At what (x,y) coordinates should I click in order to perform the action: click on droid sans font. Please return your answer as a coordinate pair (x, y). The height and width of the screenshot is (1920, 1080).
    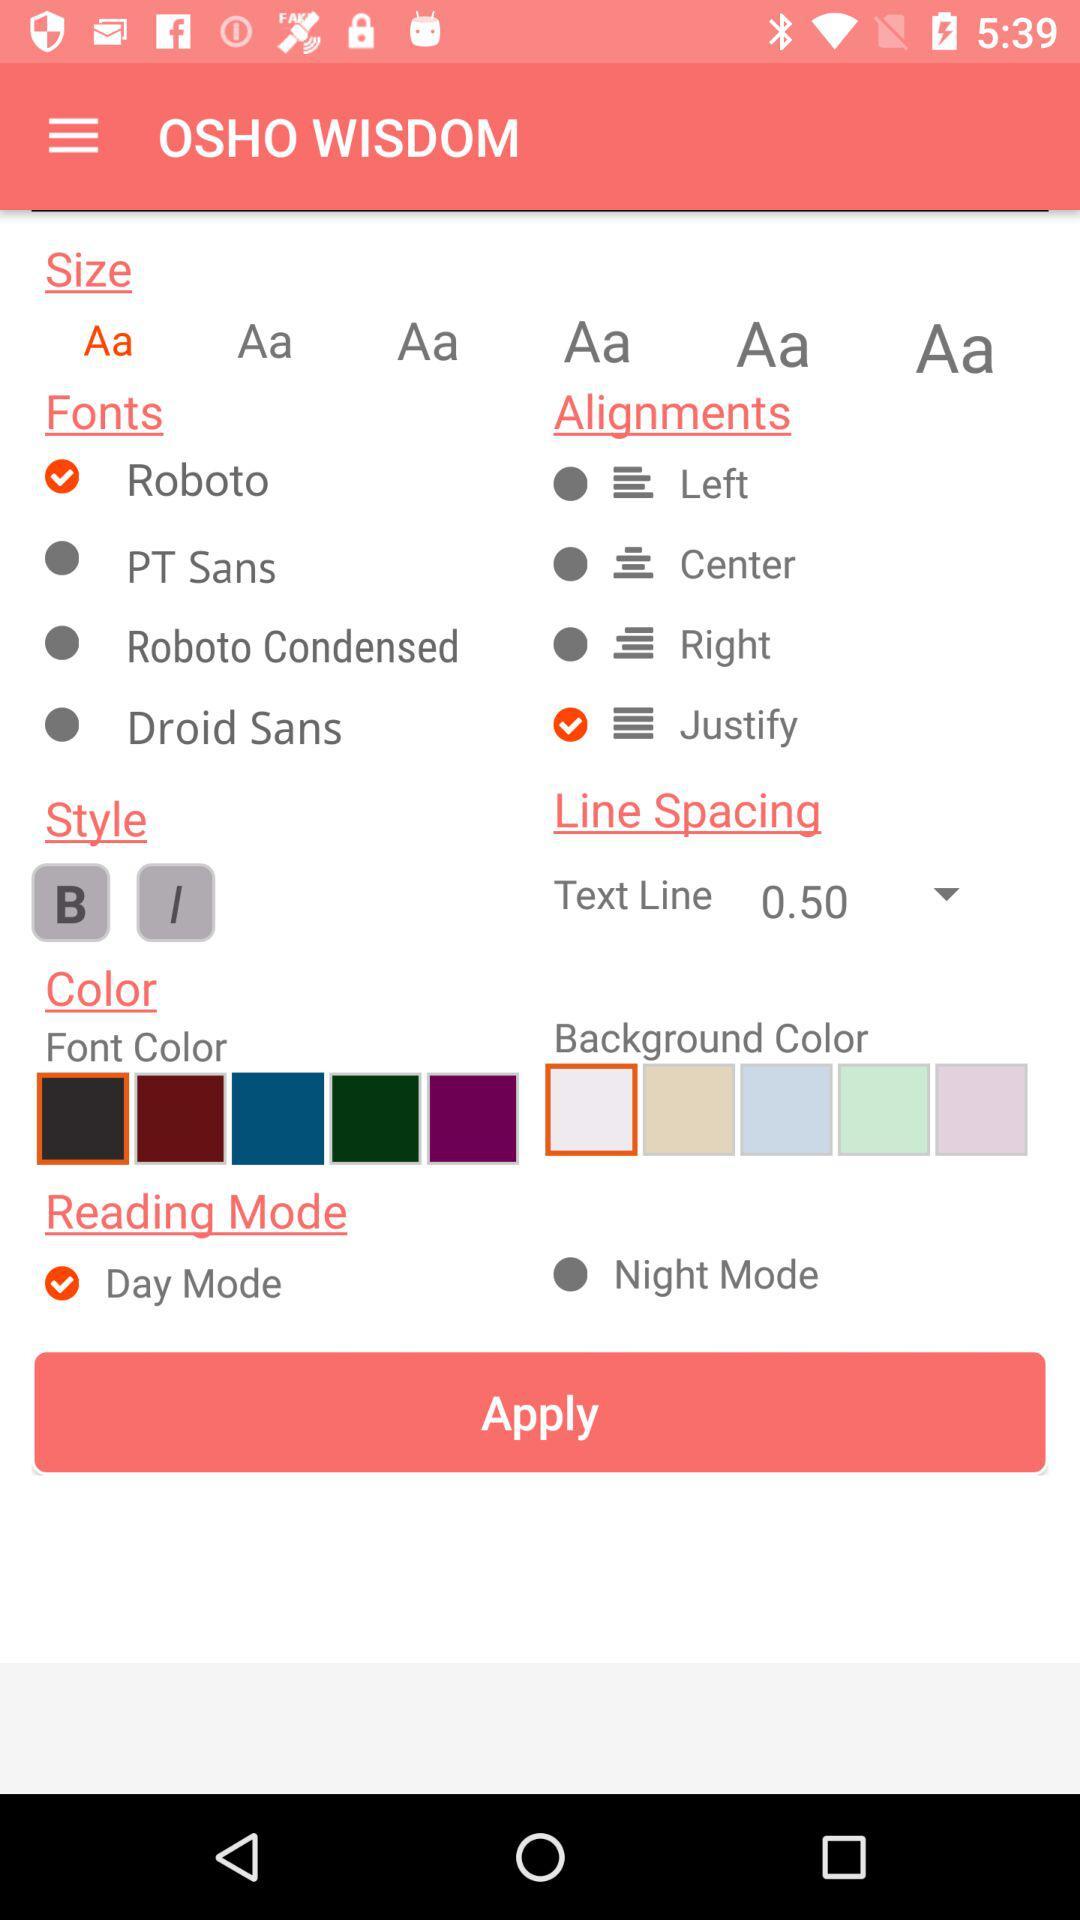
    Looking at the image, I should click on (315, 730).